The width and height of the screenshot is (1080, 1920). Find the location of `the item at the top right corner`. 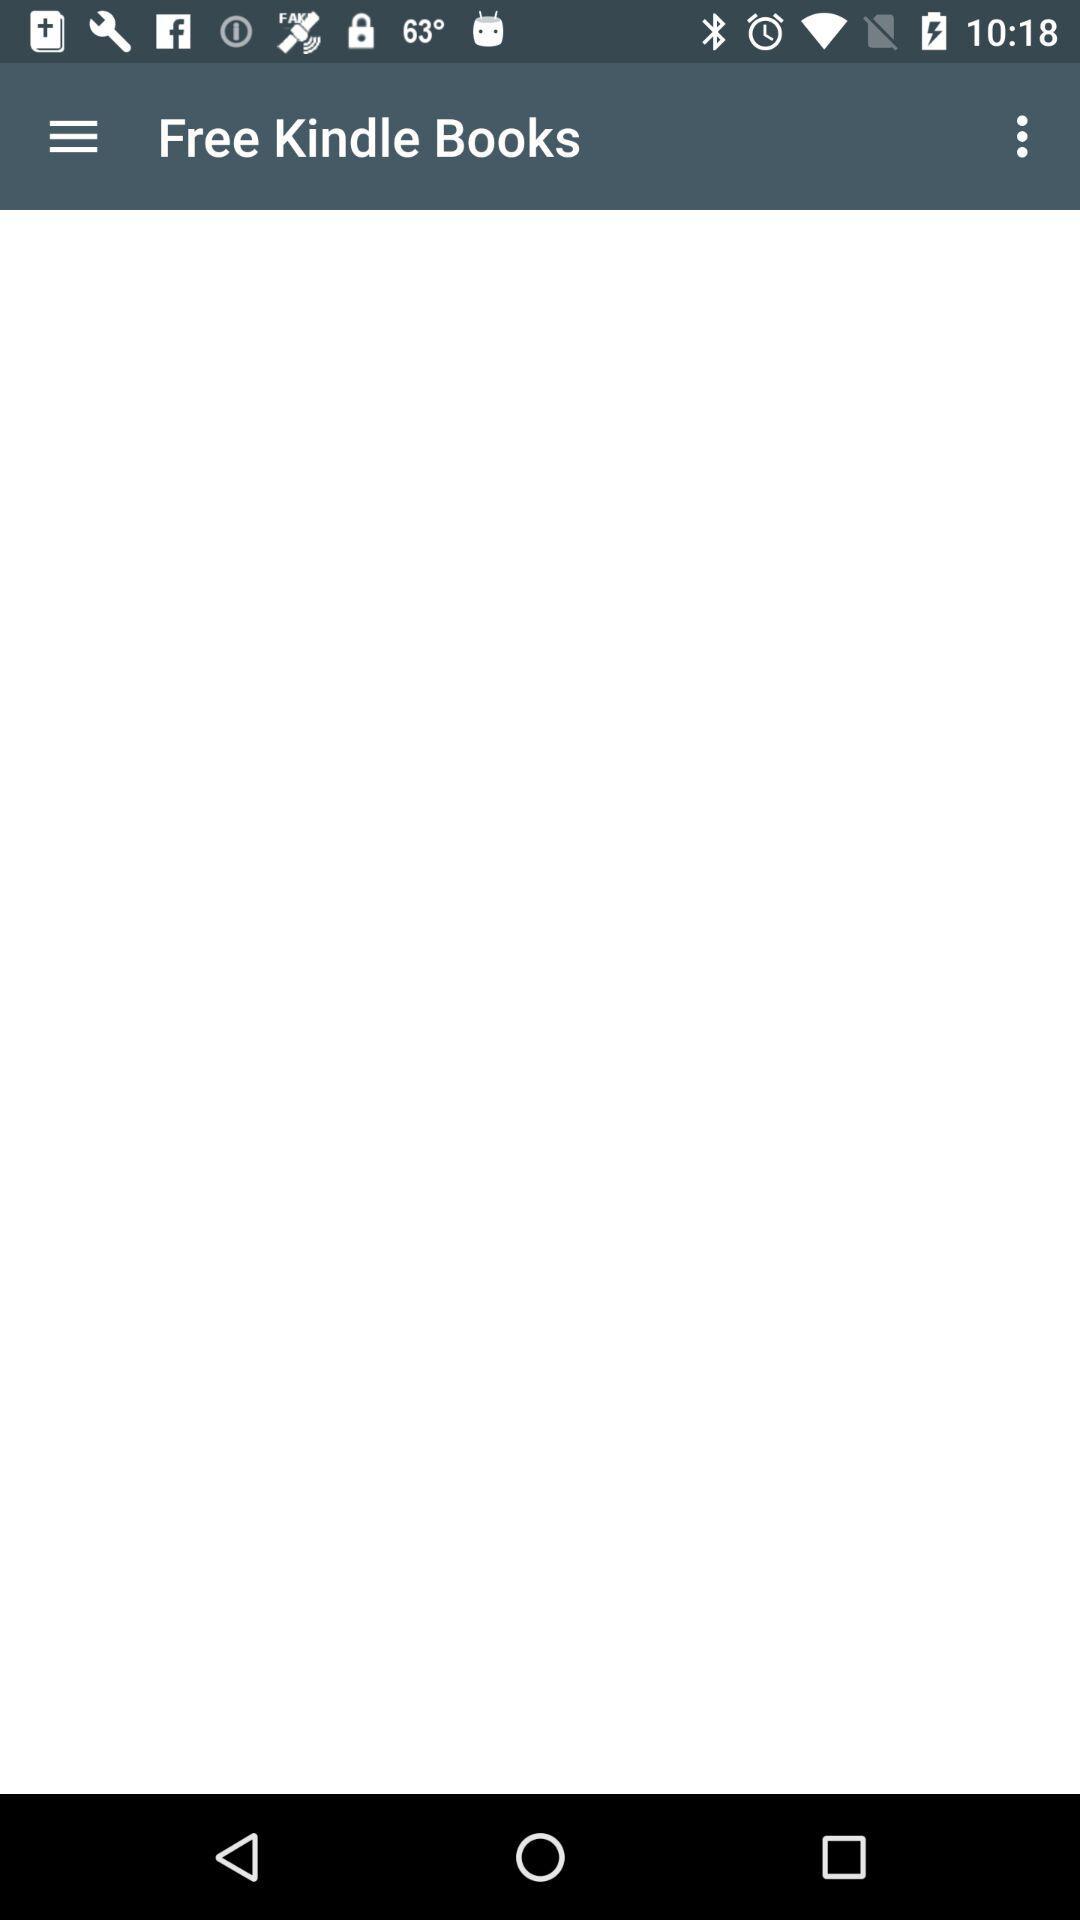

the item at the top right corner is located at coordinates (1027, 135).